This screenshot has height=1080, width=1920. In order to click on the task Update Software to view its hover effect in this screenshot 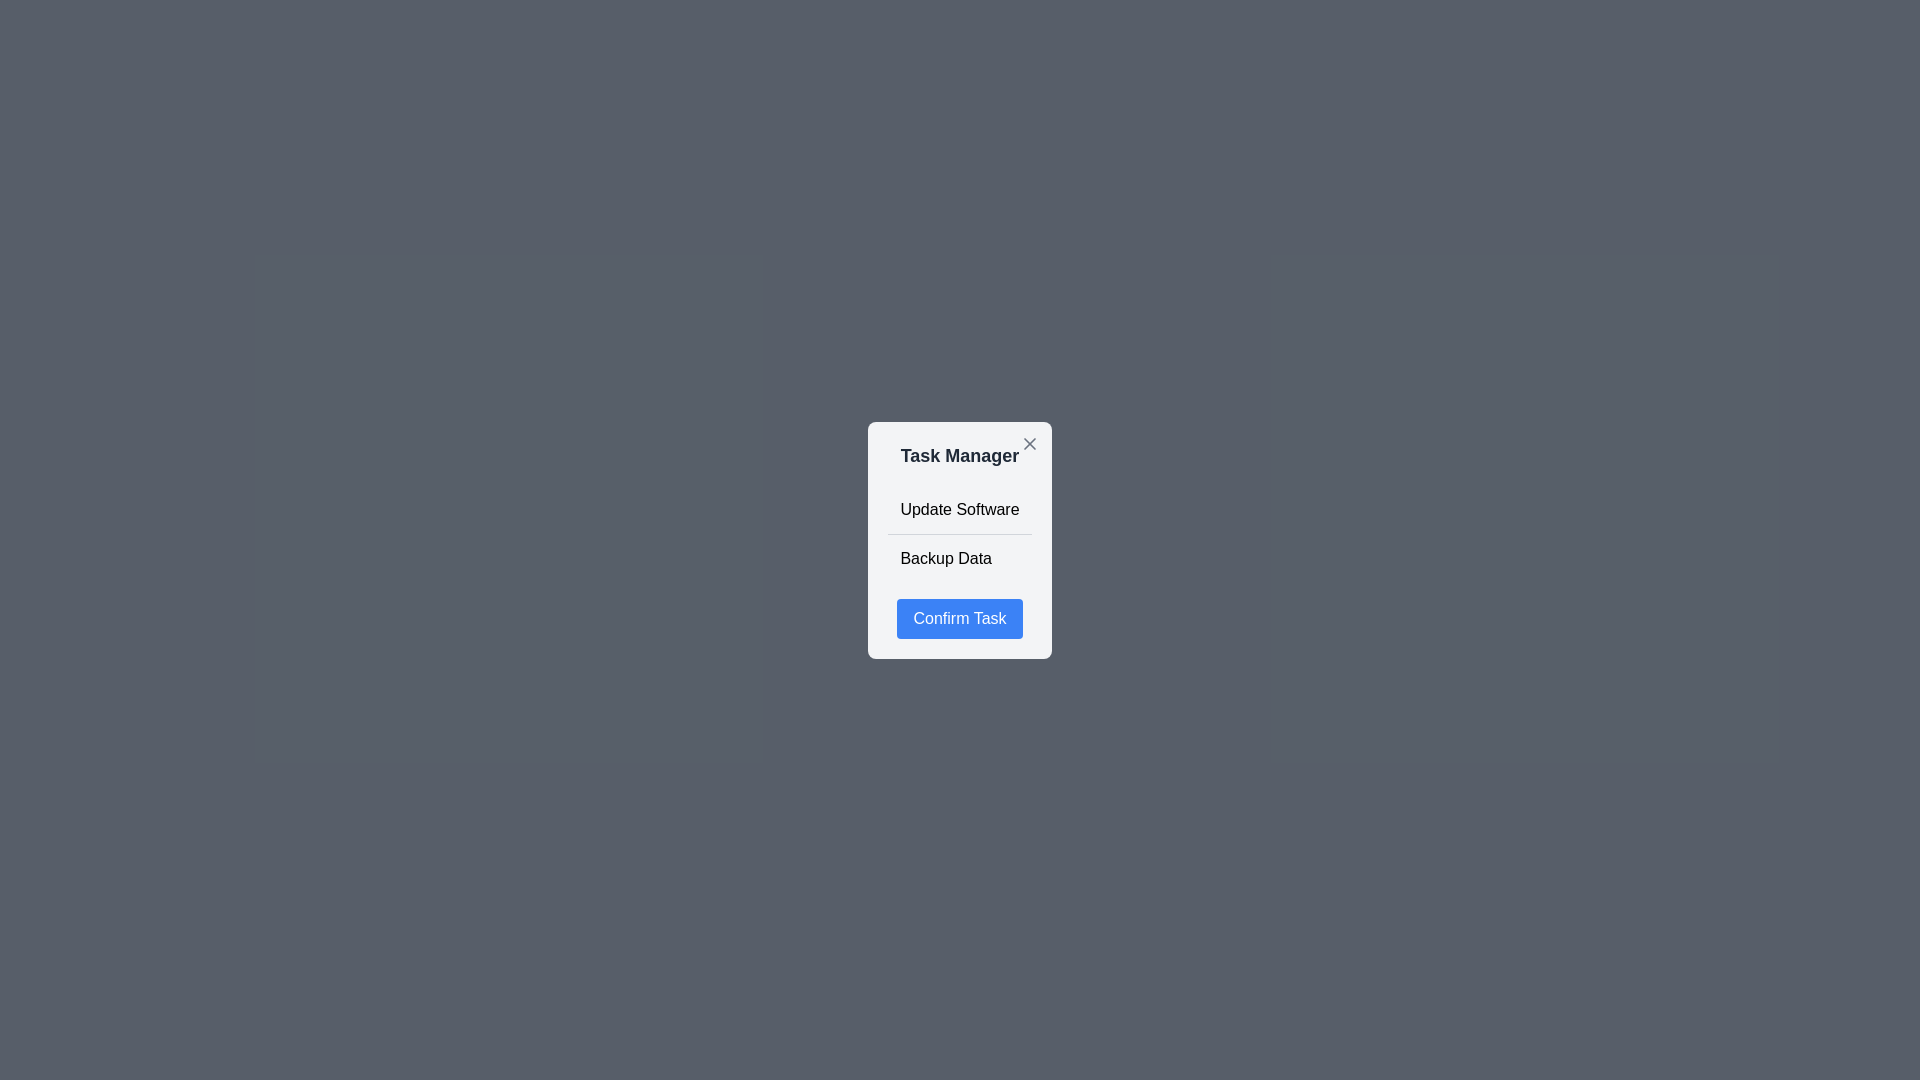, I will do `click(960, 508)`.